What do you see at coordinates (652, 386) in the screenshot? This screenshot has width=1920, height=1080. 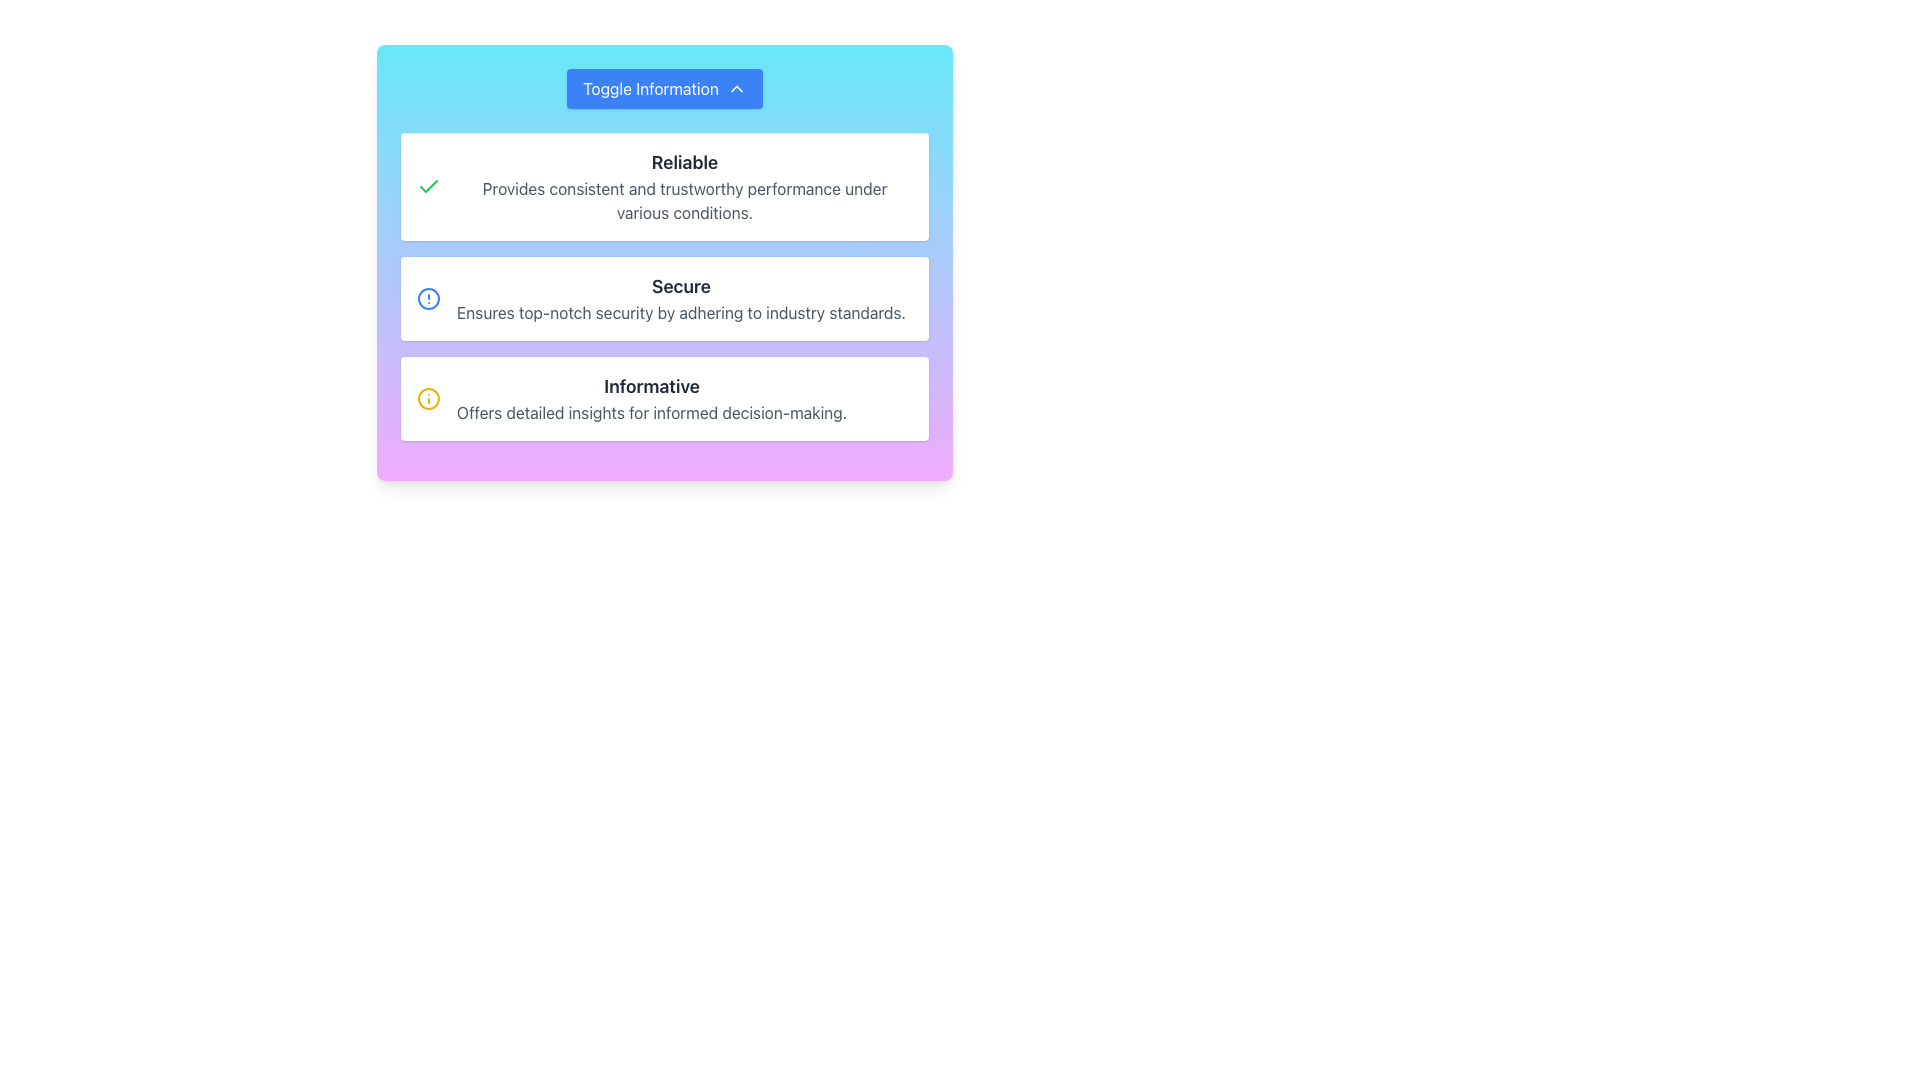 I see `the 'Informative' label, which is a bold, large-sized text element styled in a darker shade of gray, located at the top of a section containing descriptive text` at bounding box center [652, 386].